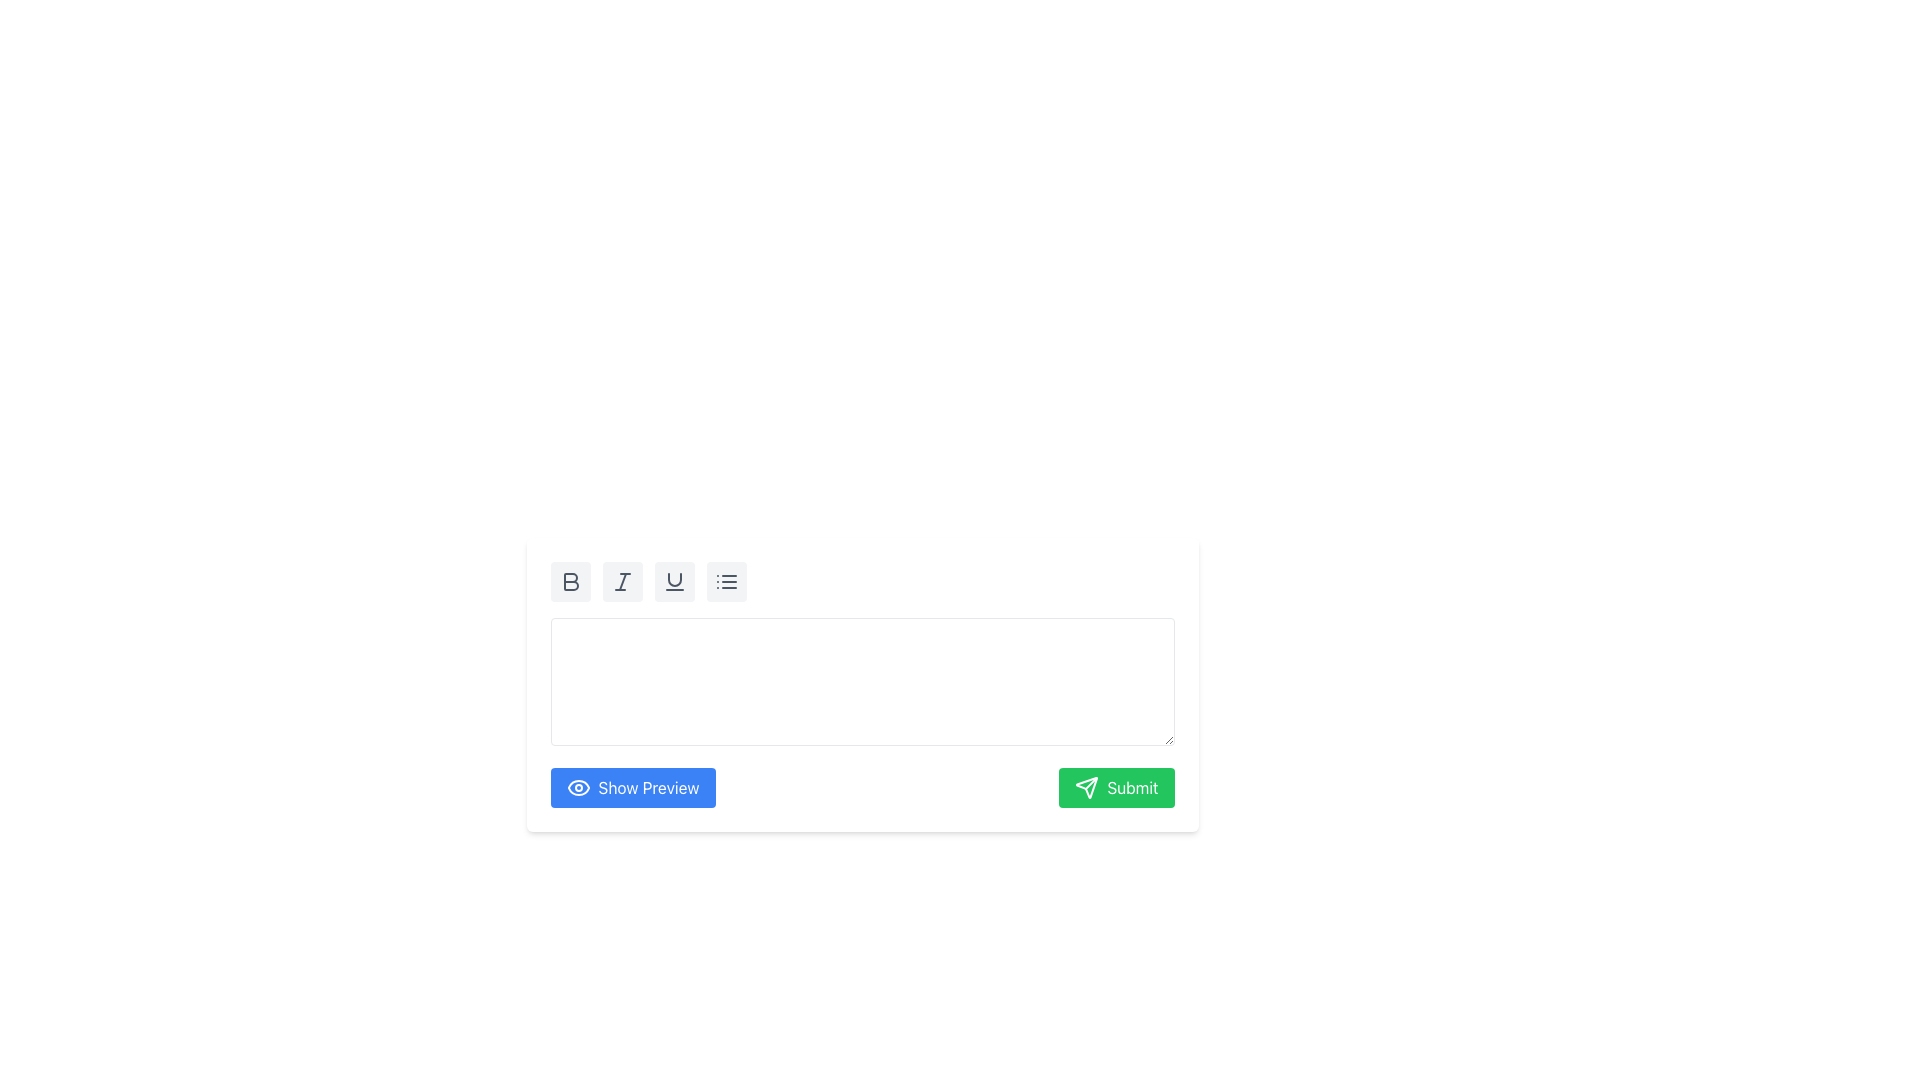 Image resolution: width=1920 pixels, height=1080 pixels. Describe the element at coordinates (569, 582) in the screenshot. I see `the bold formatting button, which is represented by an icon resembling a bold letter 'B' on a light gray rounded background, located at the top-left corner of the text editor interface` at that location.